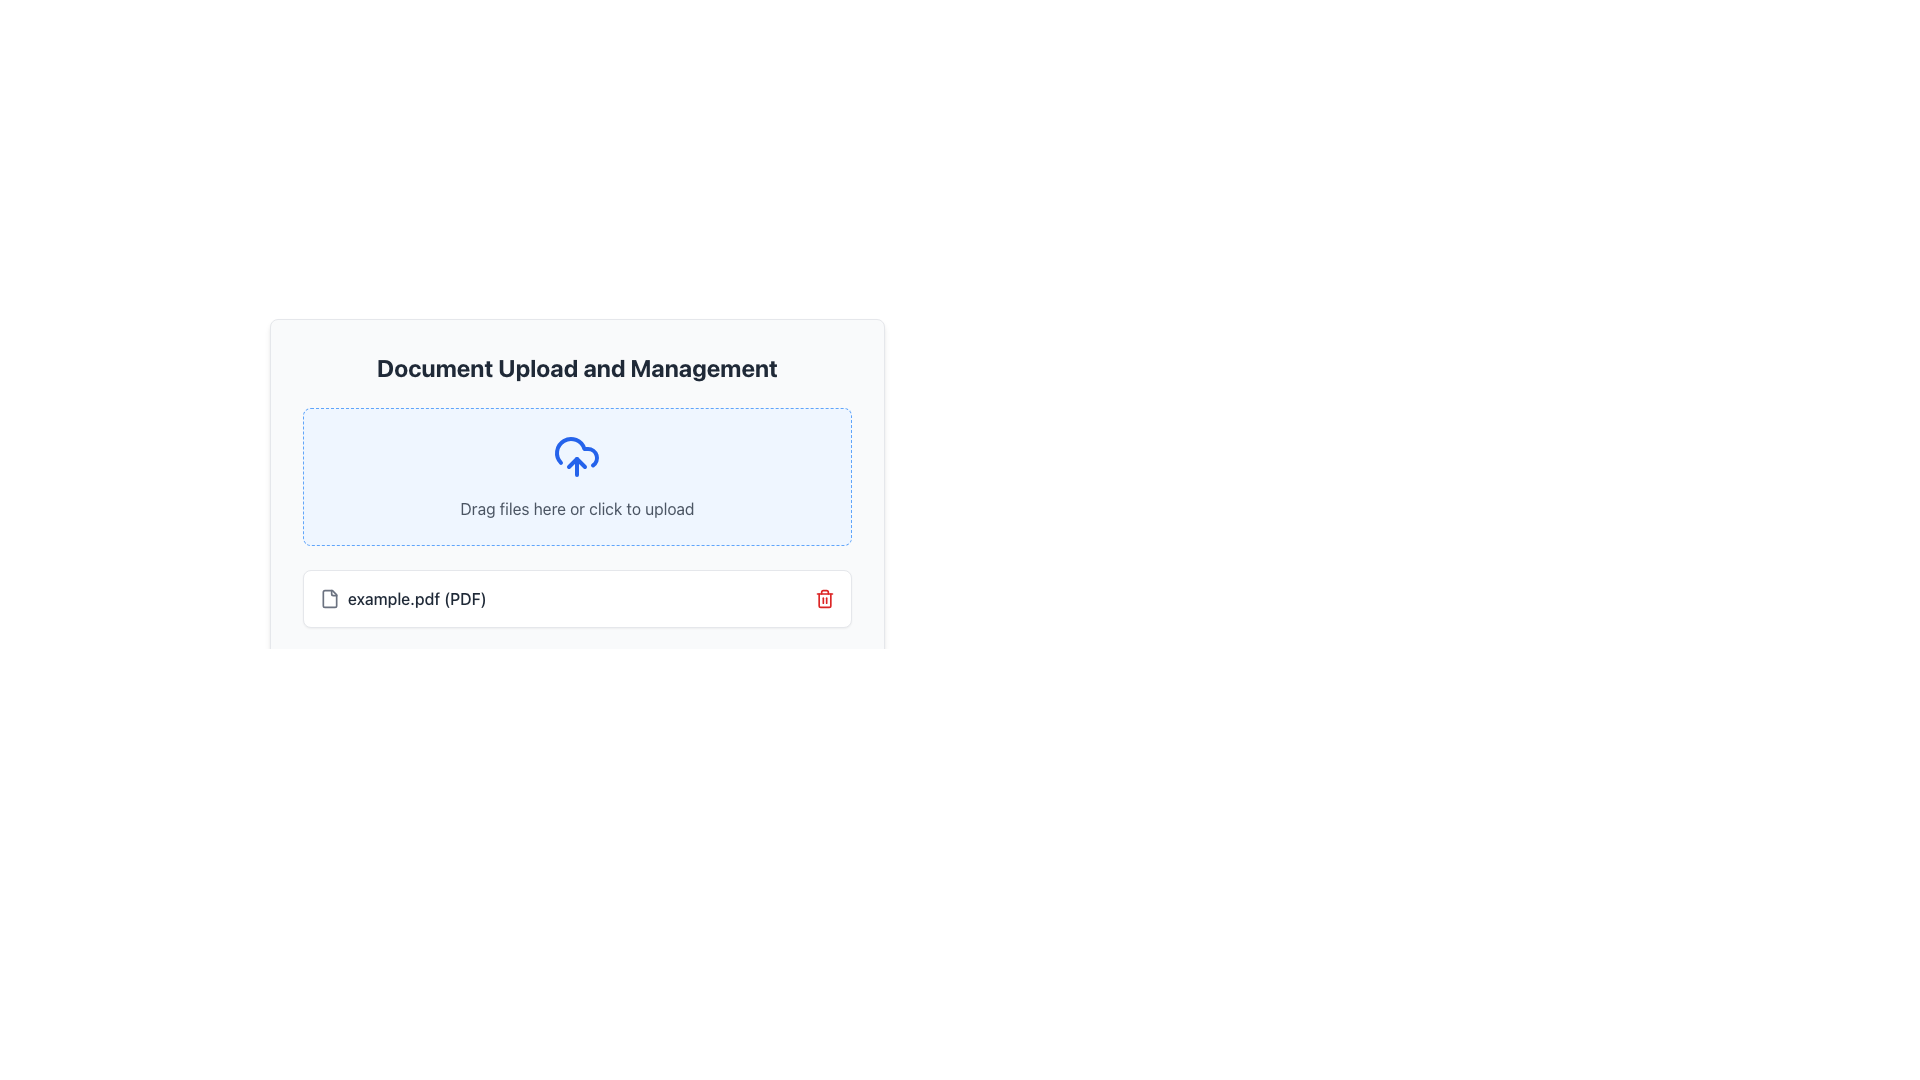 The image size is (1920, 1080). I want to click on the header text 'Document Upload and Management', which is prominently styled and located at the top section of the document upload interface, so click(576, 367).